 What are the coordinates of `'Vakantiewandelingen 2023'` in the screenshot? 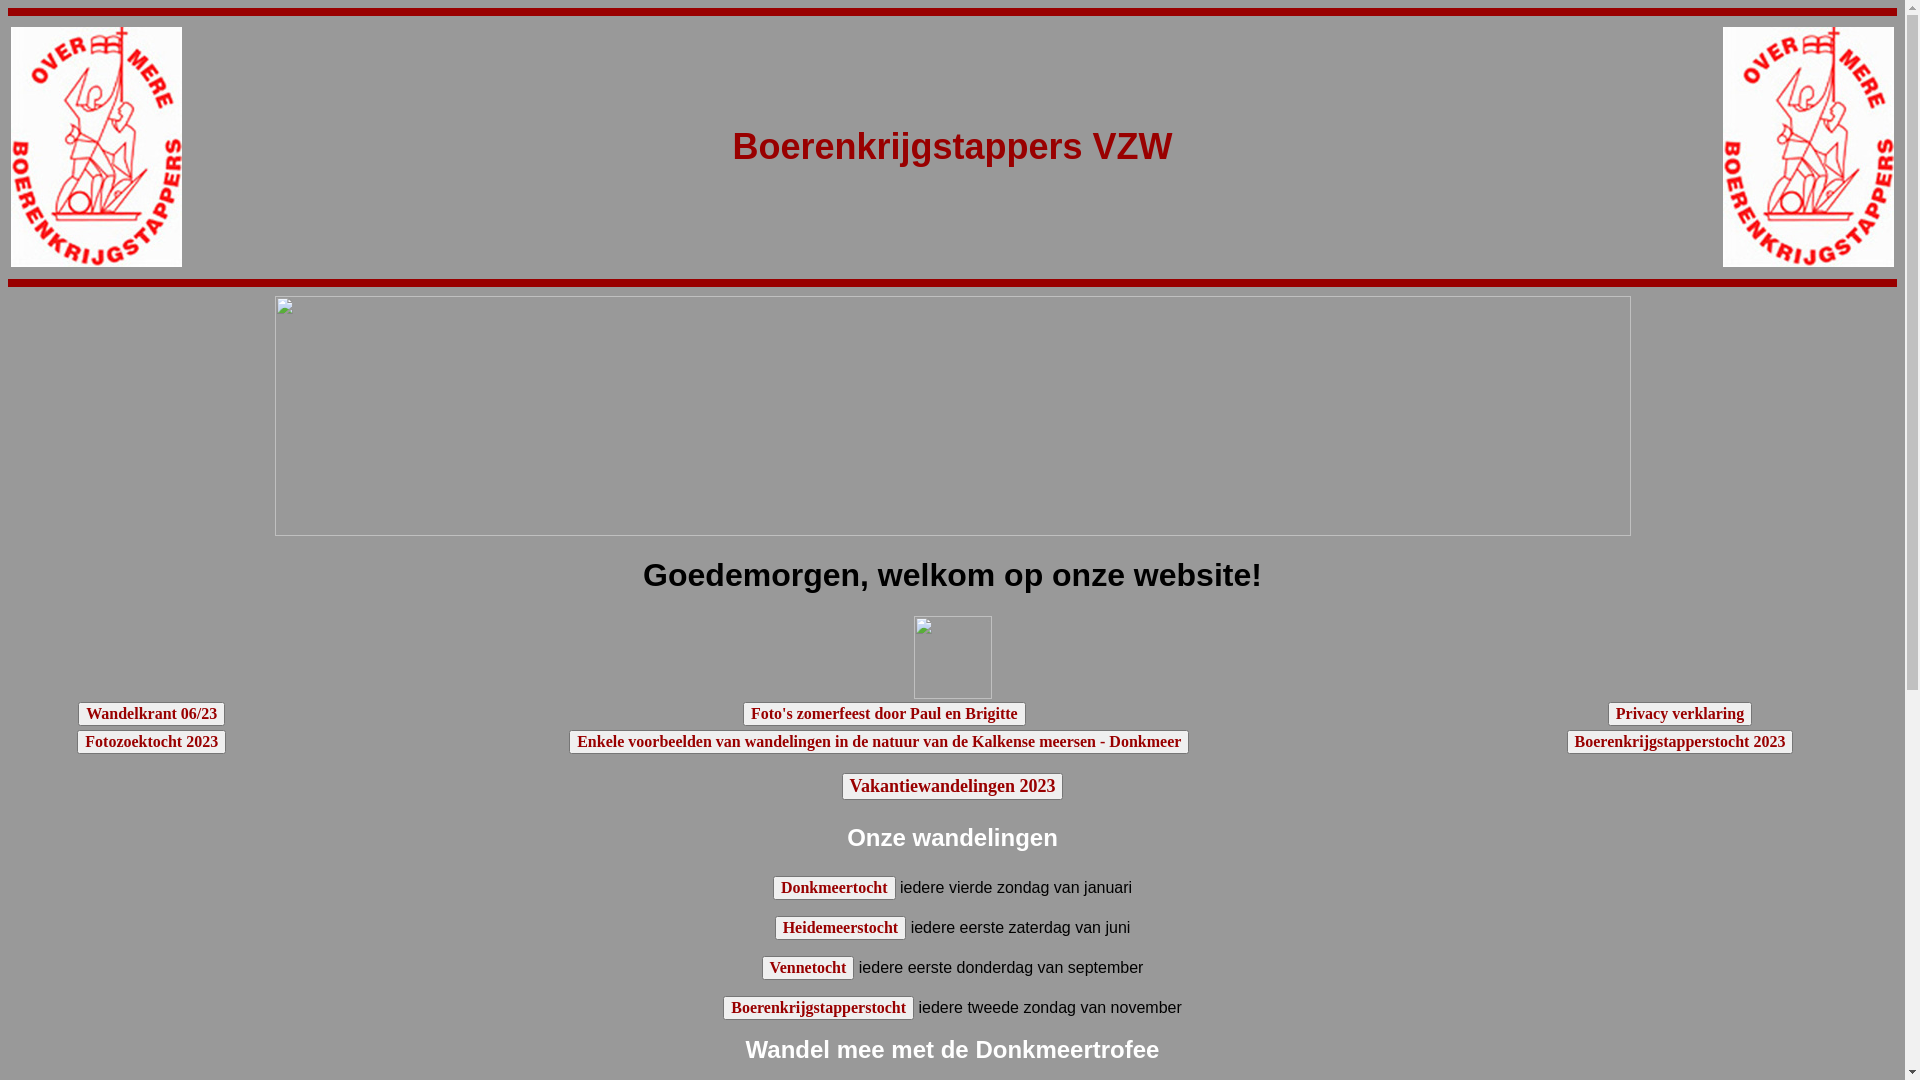 It's located at (952, 785).